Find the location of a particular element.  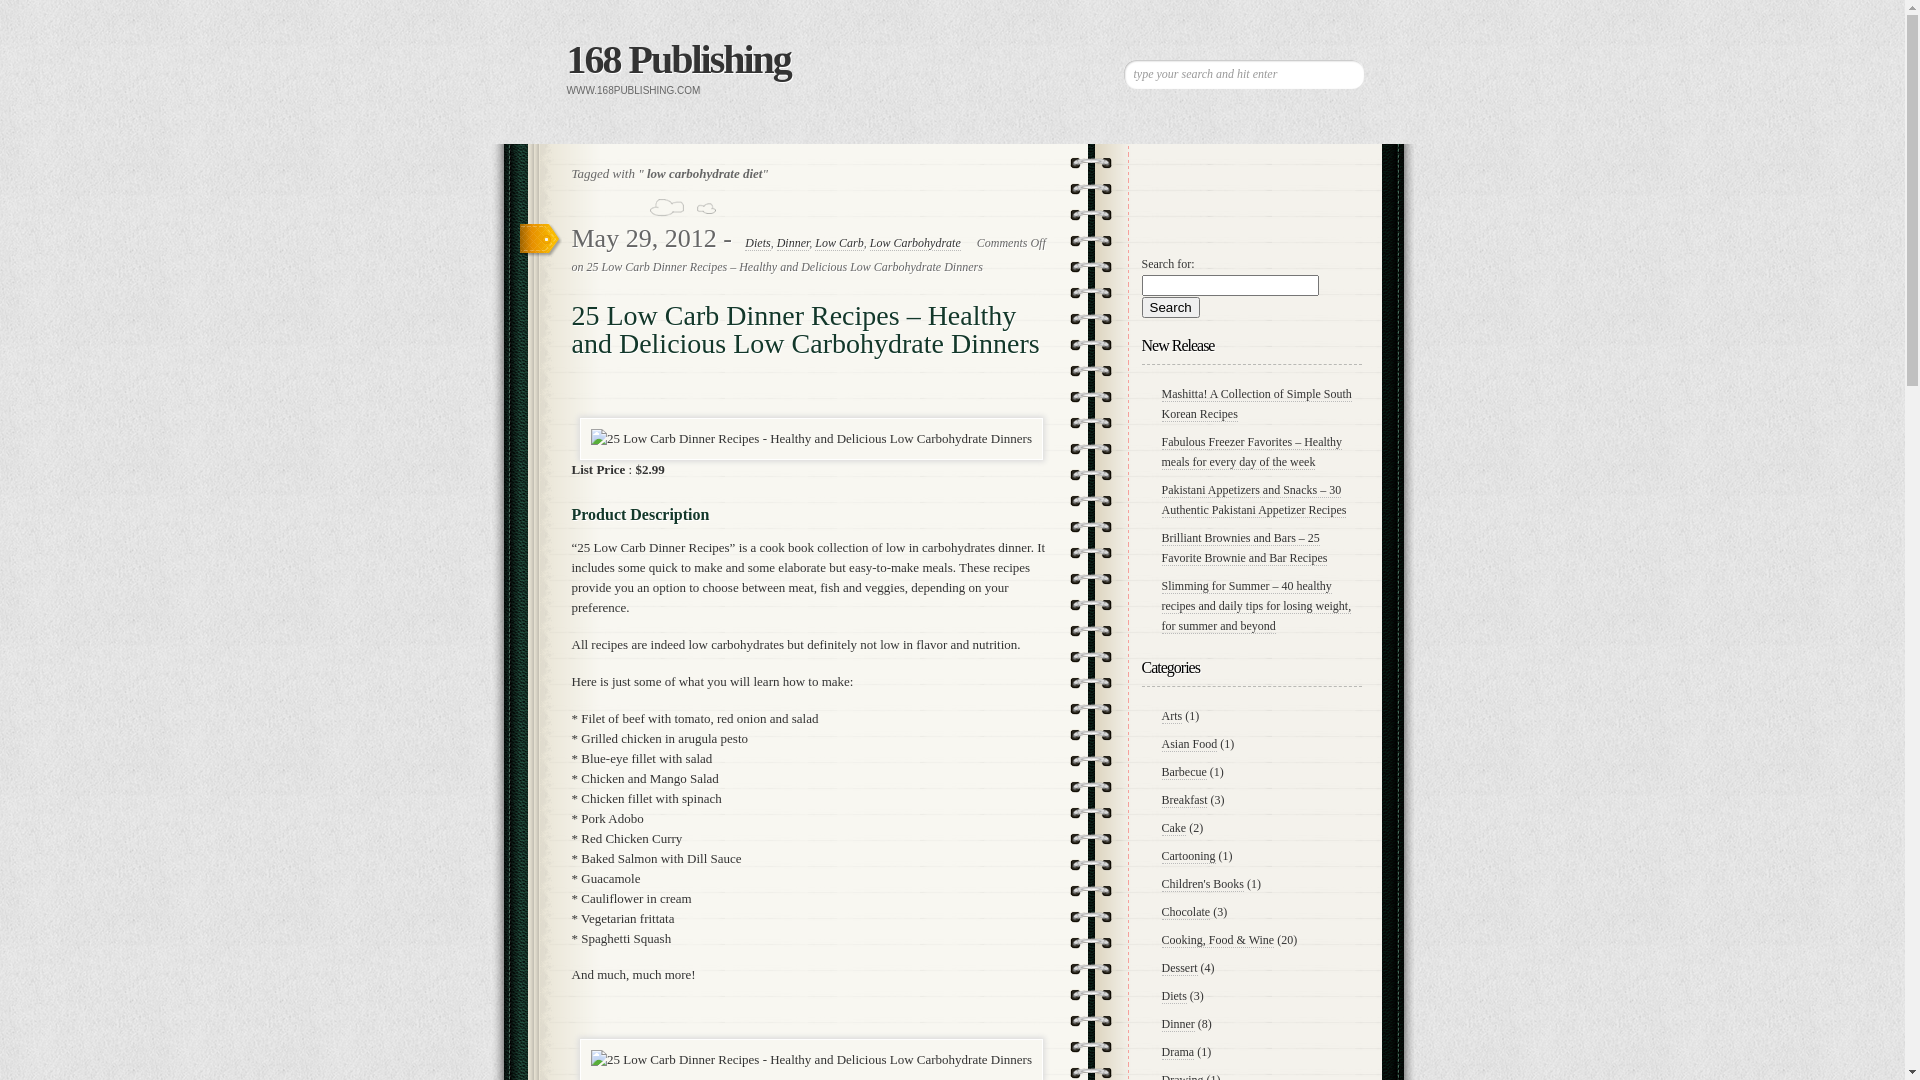

'Diets' is located at coordinates (756, 242).